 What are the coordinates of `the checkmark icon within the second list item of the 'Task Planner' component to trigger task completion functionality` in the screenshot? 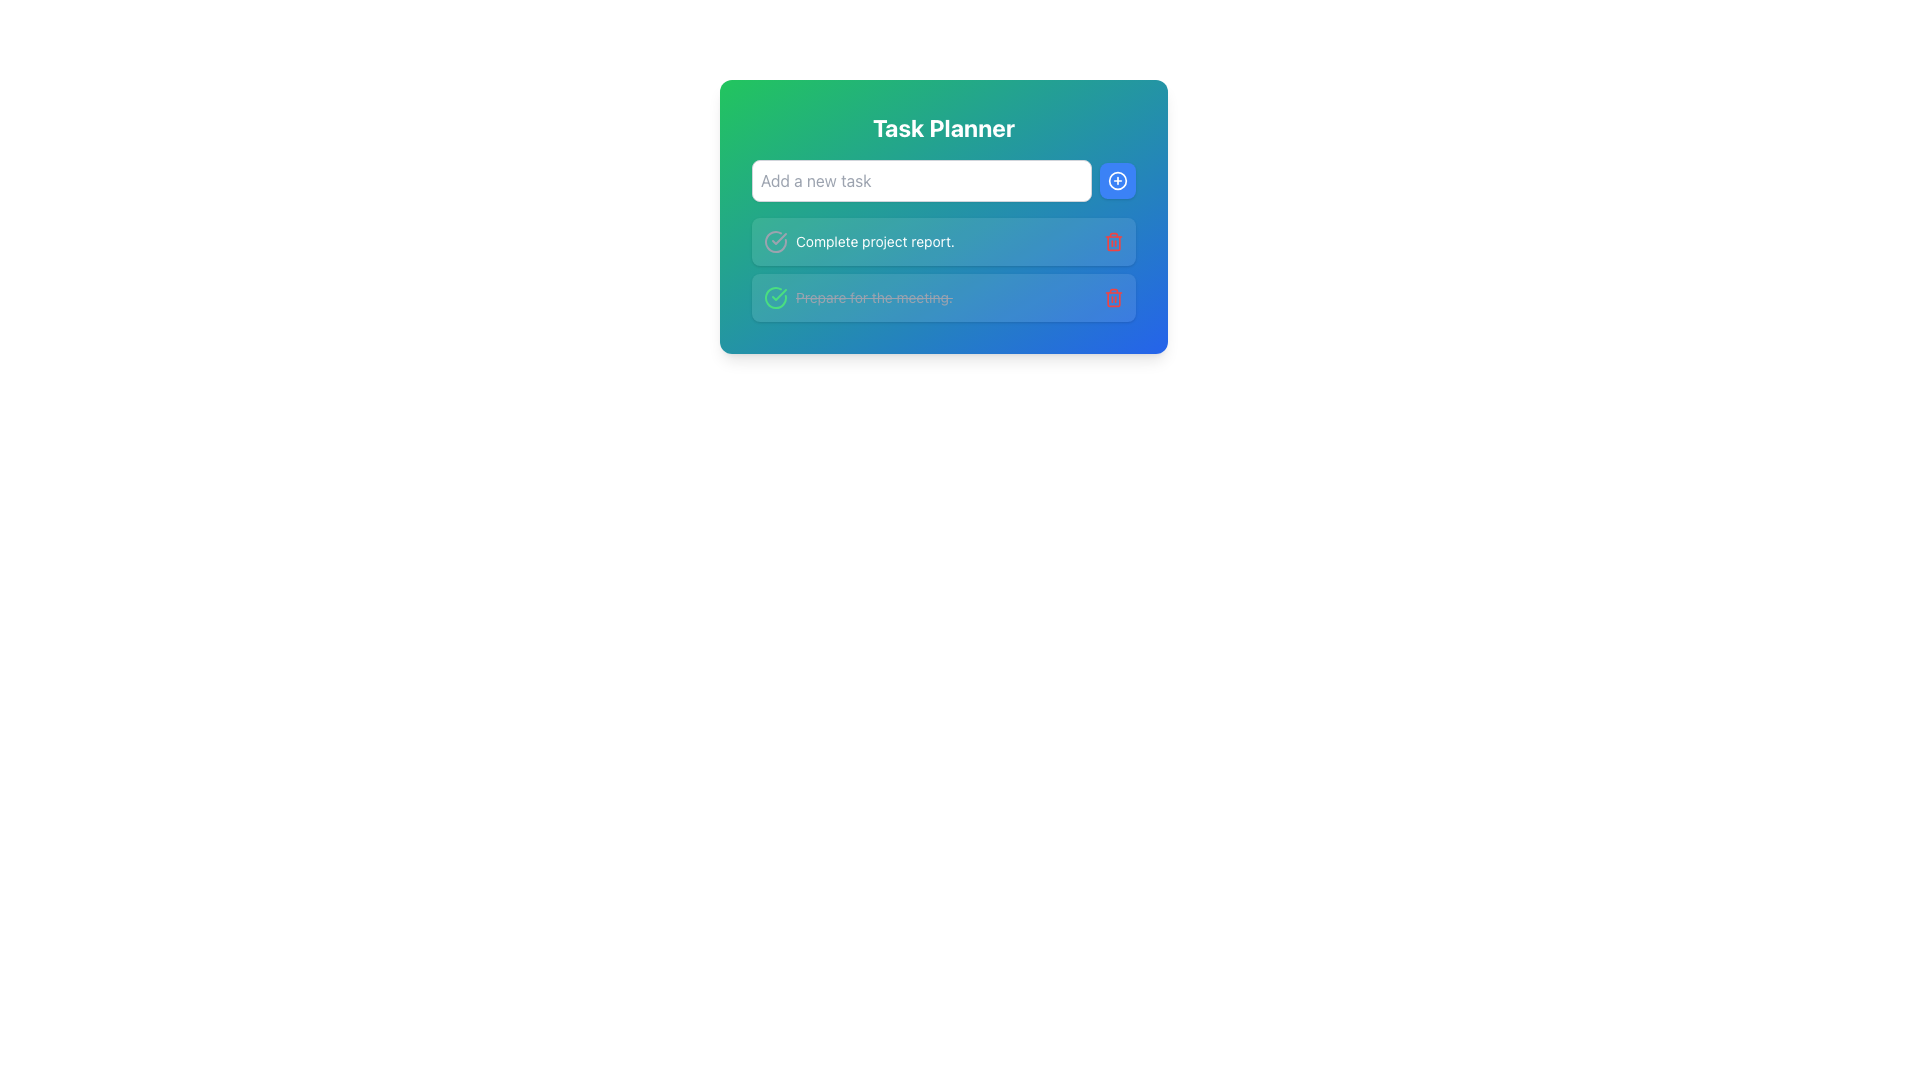 It's located at (778, 238).